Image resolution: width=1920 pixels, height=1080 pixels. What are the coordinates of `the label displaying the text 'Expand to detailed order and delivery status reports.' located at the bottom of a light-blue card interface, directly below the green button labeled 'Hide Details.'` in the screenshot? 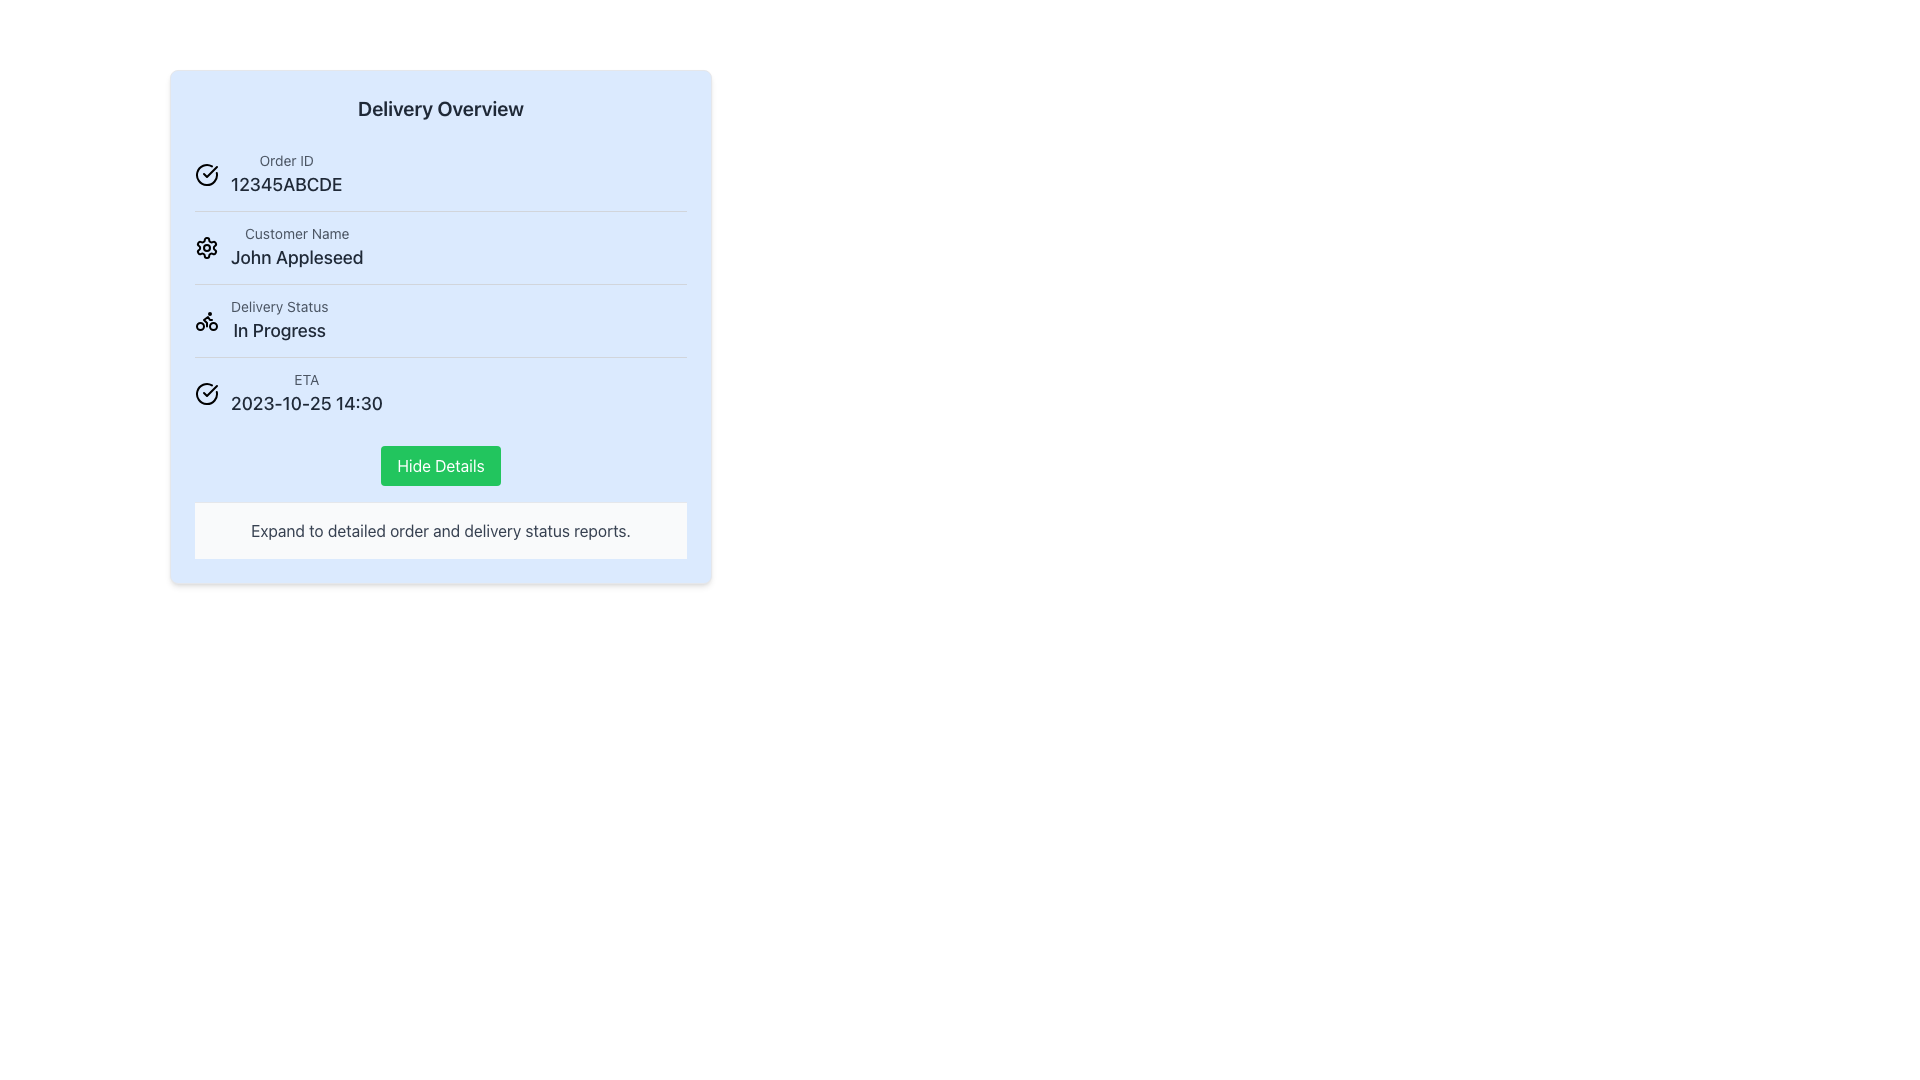 It's located at (440, 530).